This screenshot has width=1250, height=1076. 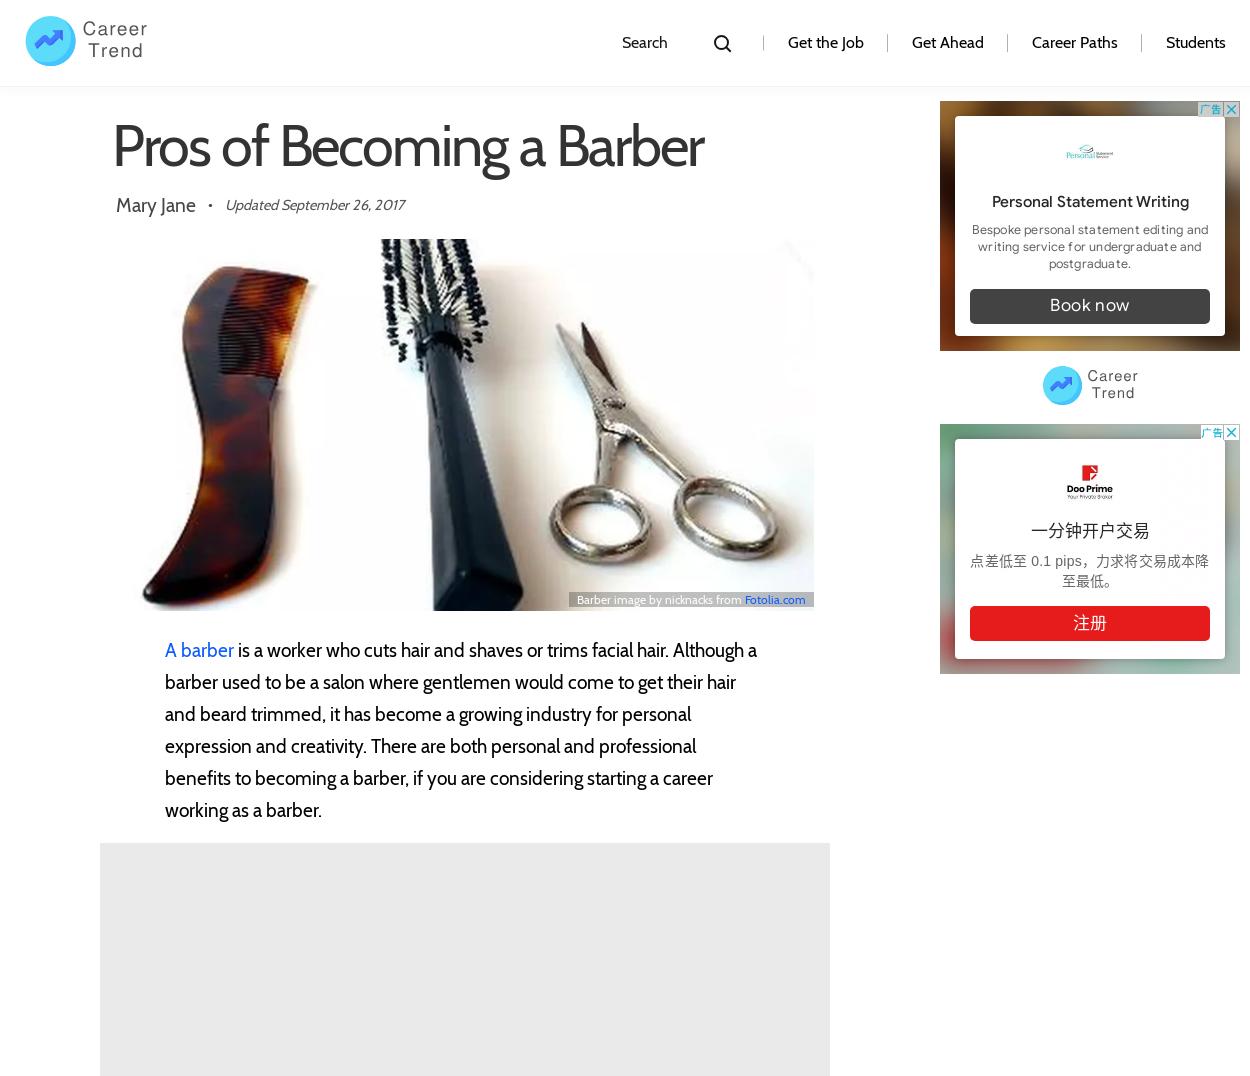 I want to click on 'A barber', so click(x=165, y=648).